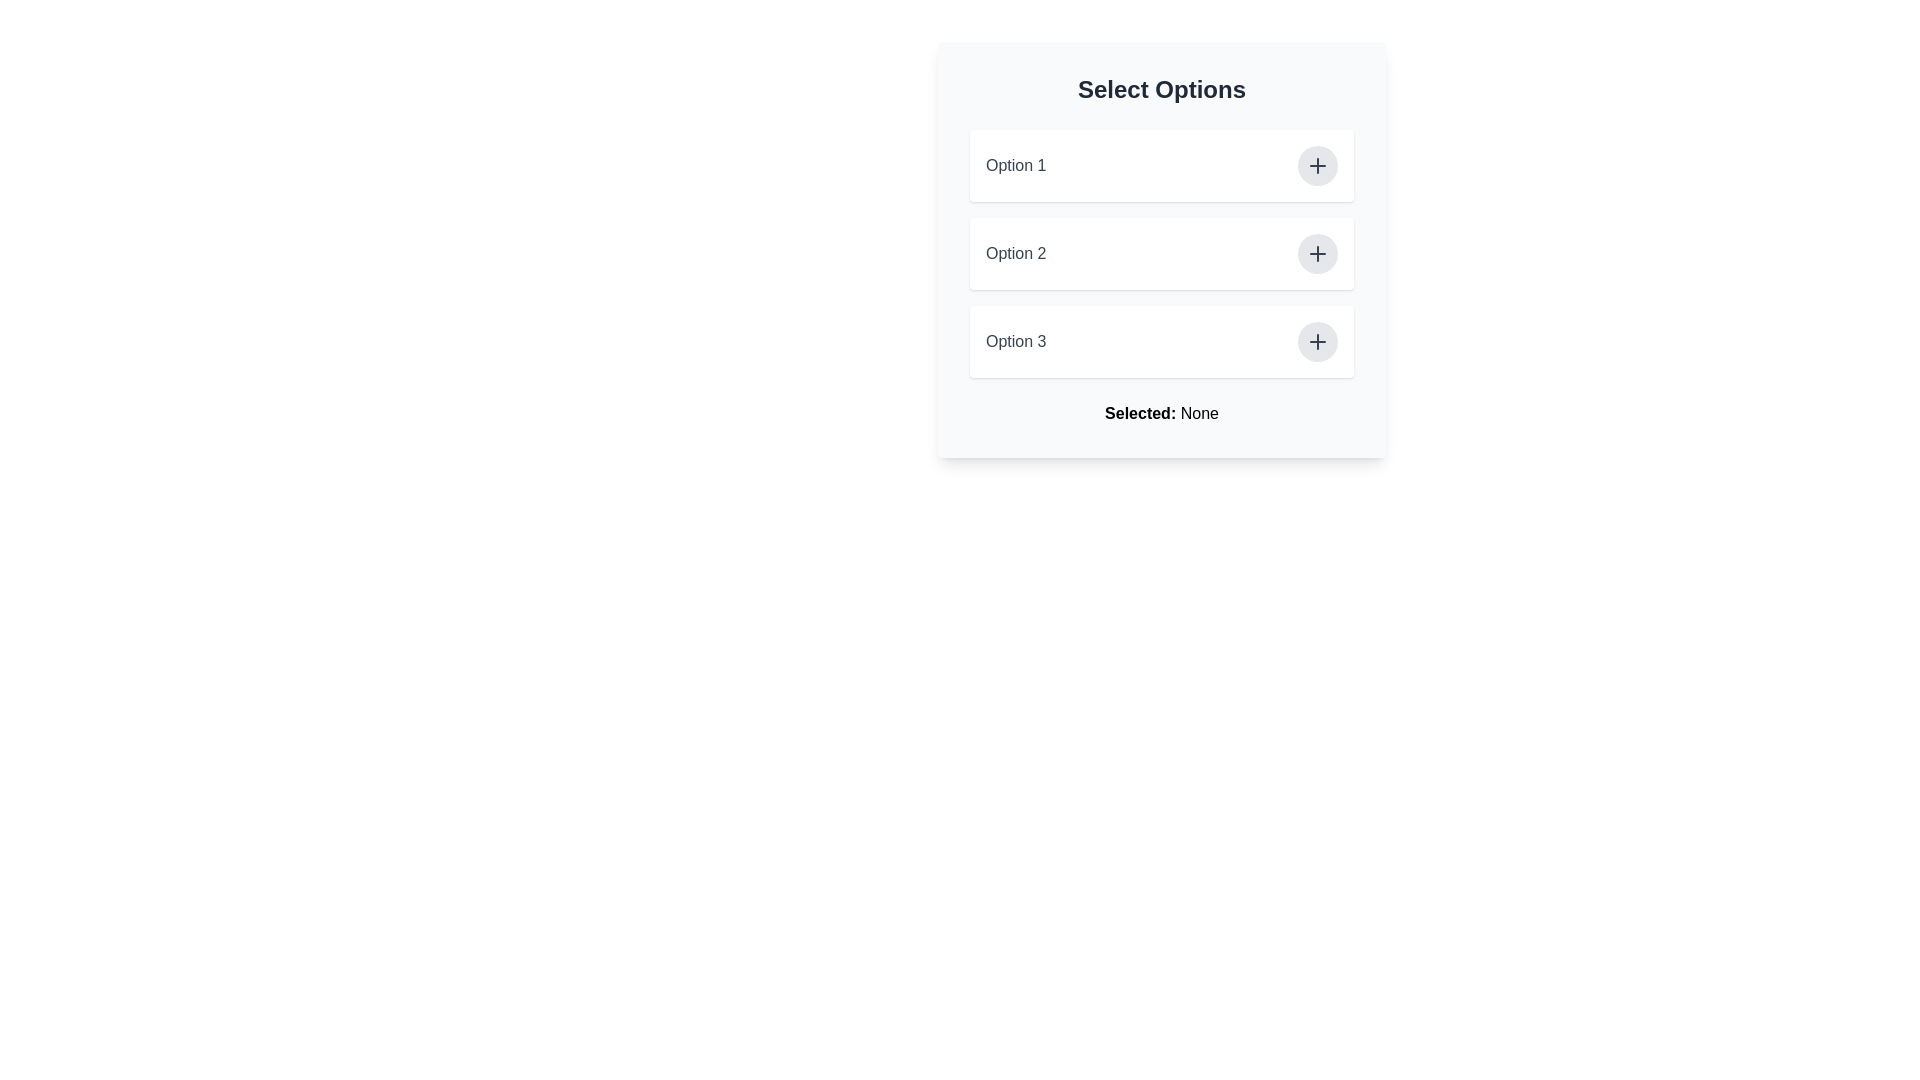 This screenshot has height=1080, width=1920. I want to click on the second selectable option in the list under the title 'Select Options', so click(1161, 253).